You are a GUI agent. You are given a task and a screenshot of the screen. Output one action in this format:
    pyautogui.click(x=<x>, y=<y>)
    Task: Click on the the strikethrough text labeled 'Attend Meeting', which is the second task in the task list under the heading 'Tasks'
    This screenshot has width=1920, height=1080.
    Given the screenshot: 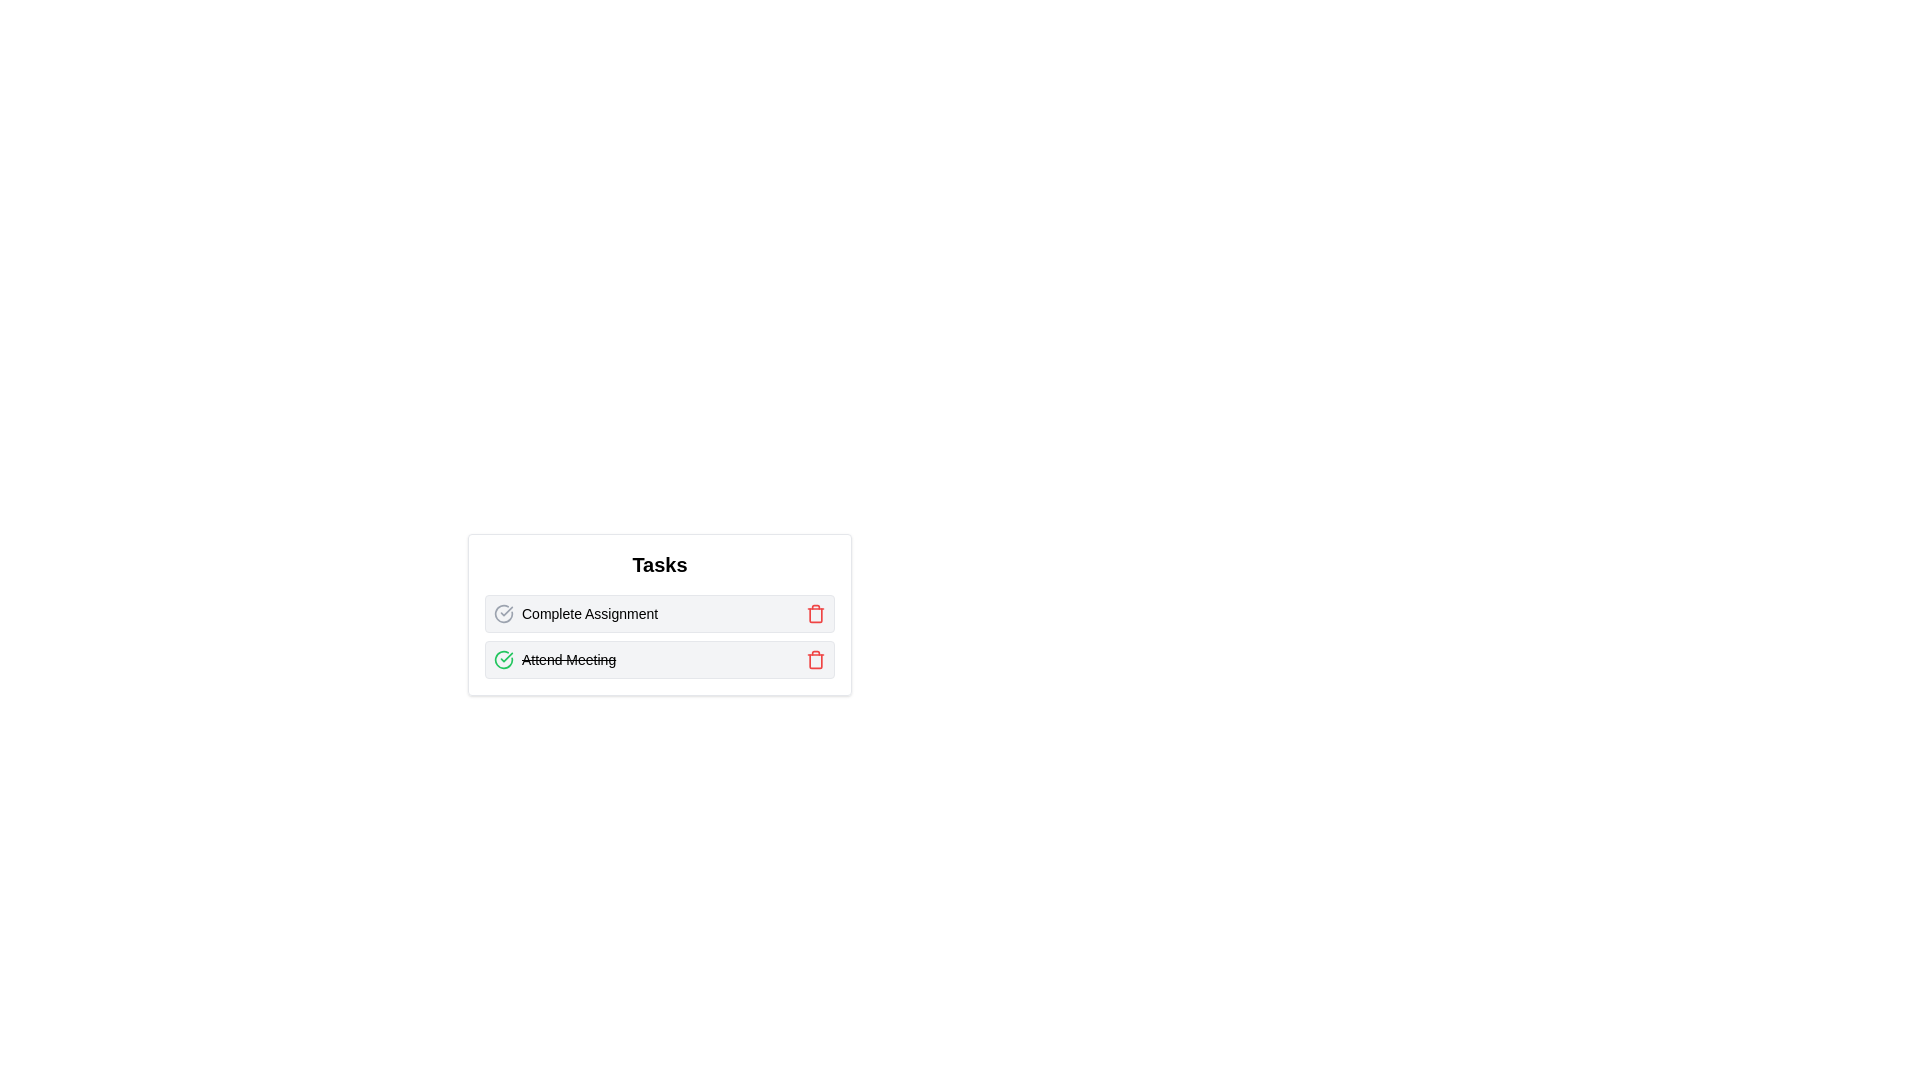 What is the action you would take?
    pyautogui.click(x=555, y=659)
    